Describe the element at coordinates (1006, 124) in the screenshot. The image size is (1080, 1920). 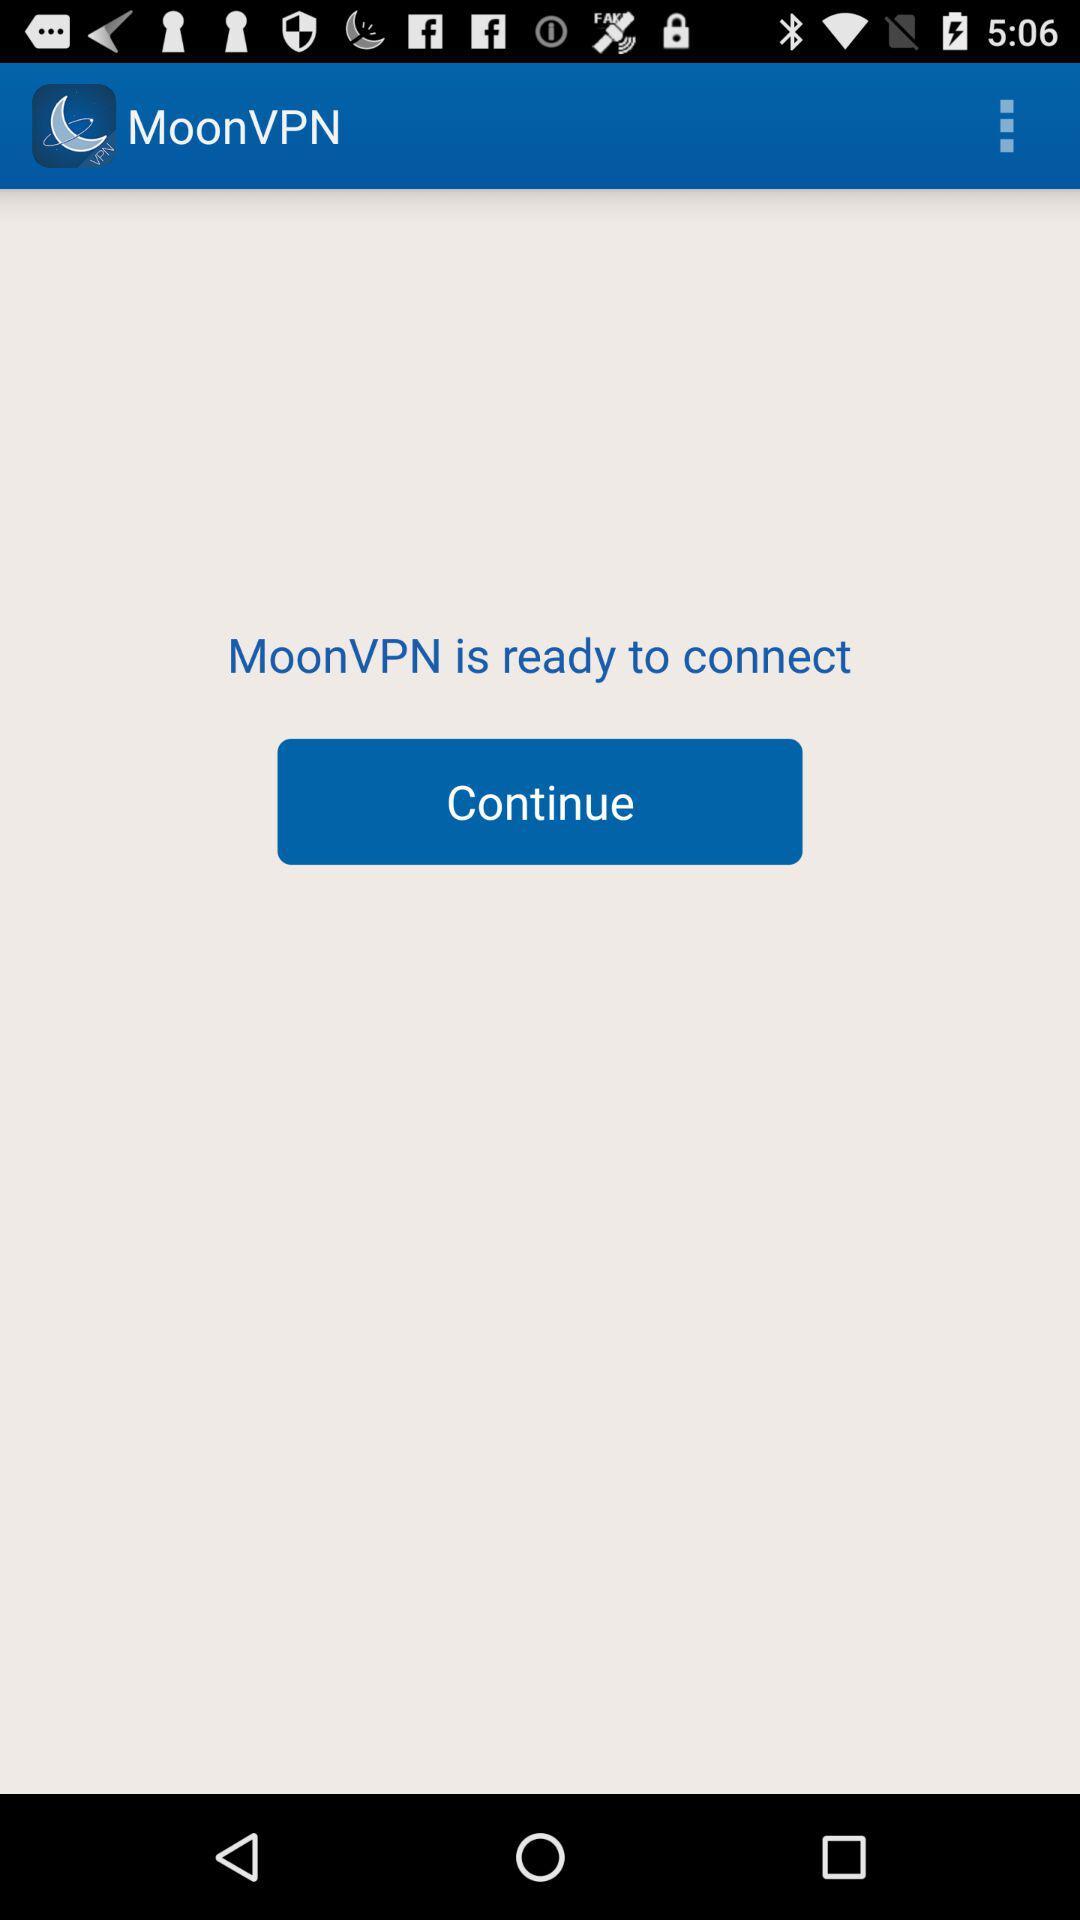
I see `the icon at the top right corner` at that location.